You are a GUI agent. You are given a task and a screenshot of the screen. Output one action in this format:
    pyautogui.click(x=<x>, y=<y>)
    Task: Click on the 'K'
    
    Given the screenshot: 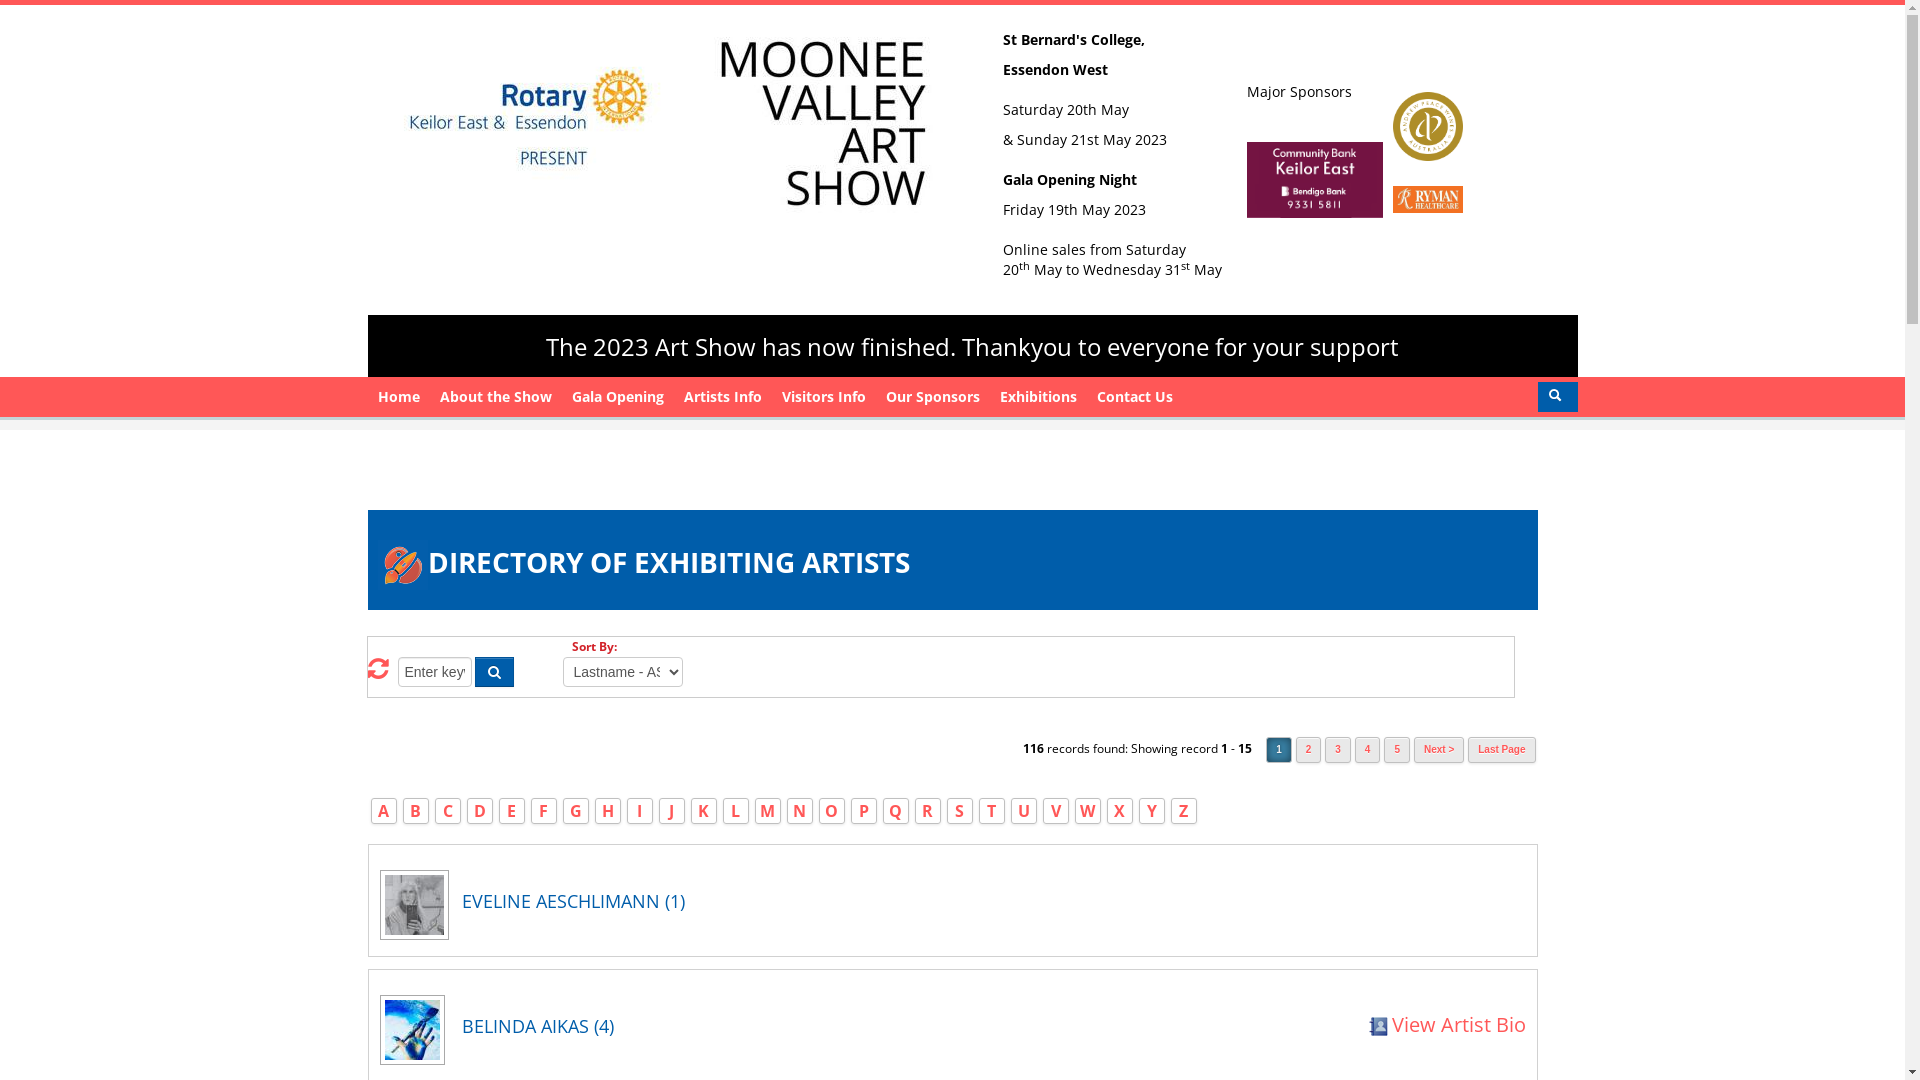 What is the action you would take?
    pyautogui.click(x=703, y=810)
    